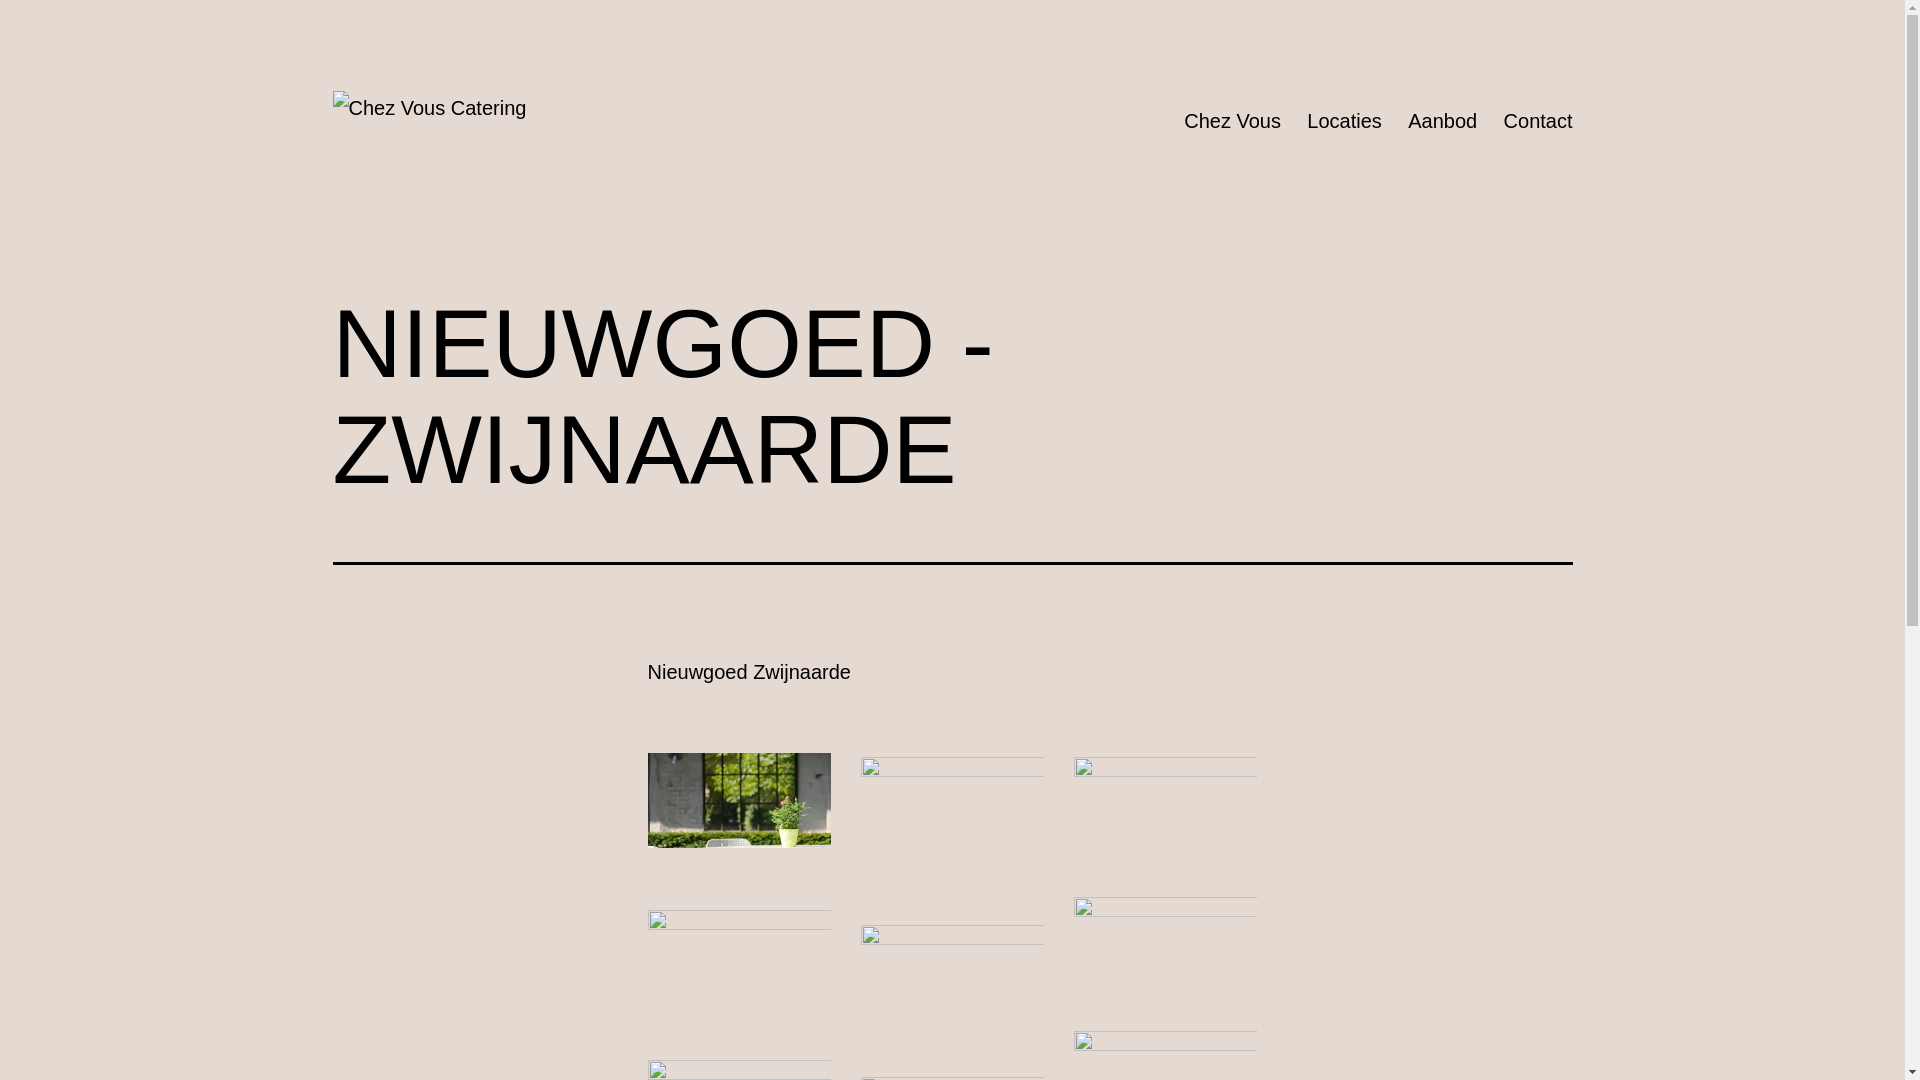 The width and height of the screenshot is (1920, 1080). I want to click on 'Chez Vous', so click(1231, 121).